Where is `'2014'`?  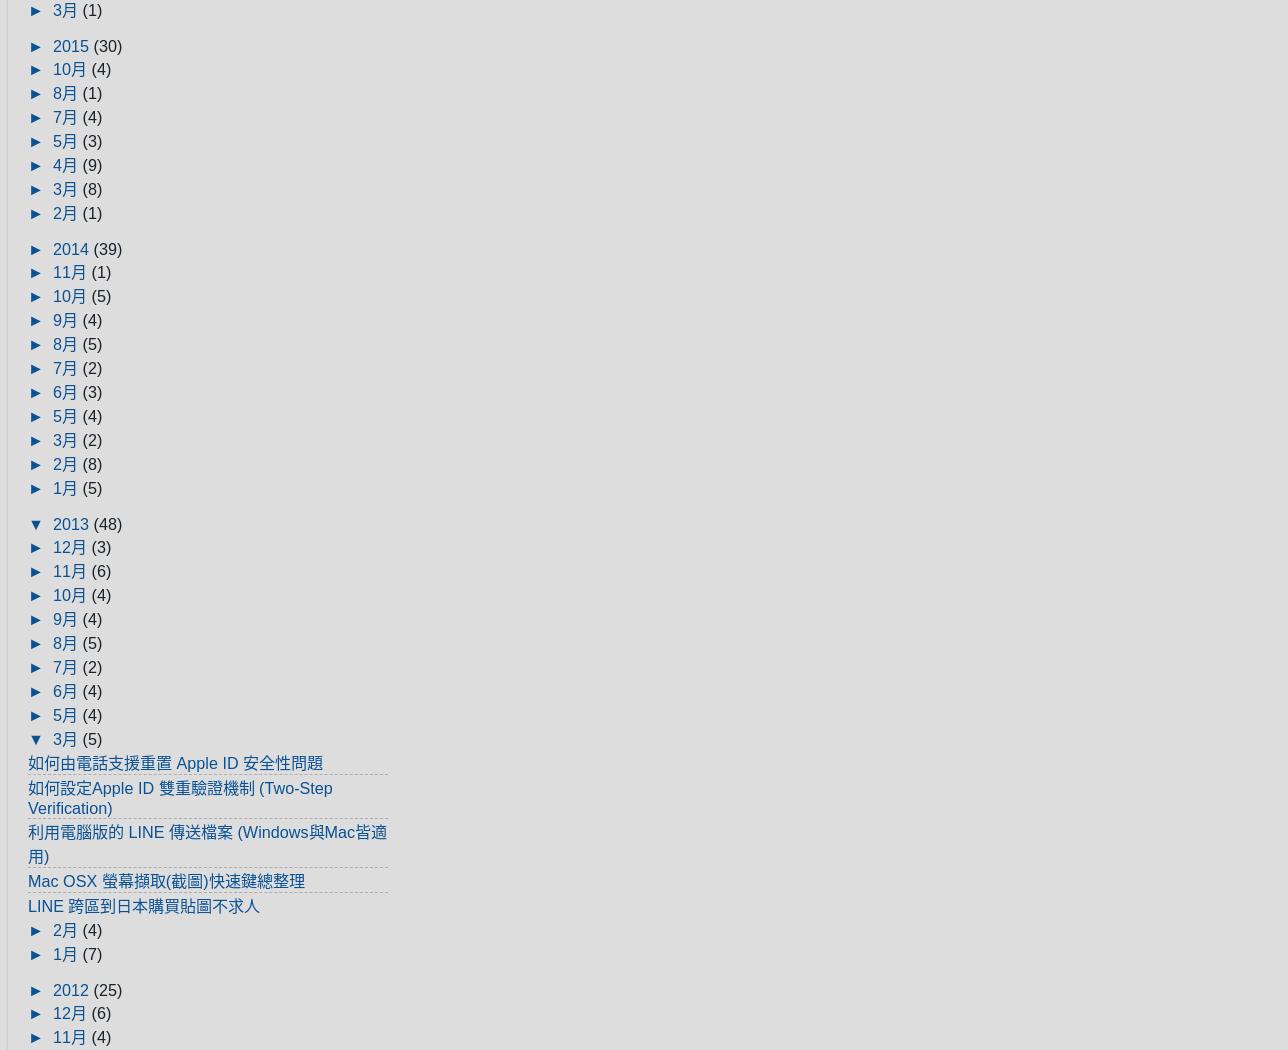
'2014' is located at coordinates (73, 248).